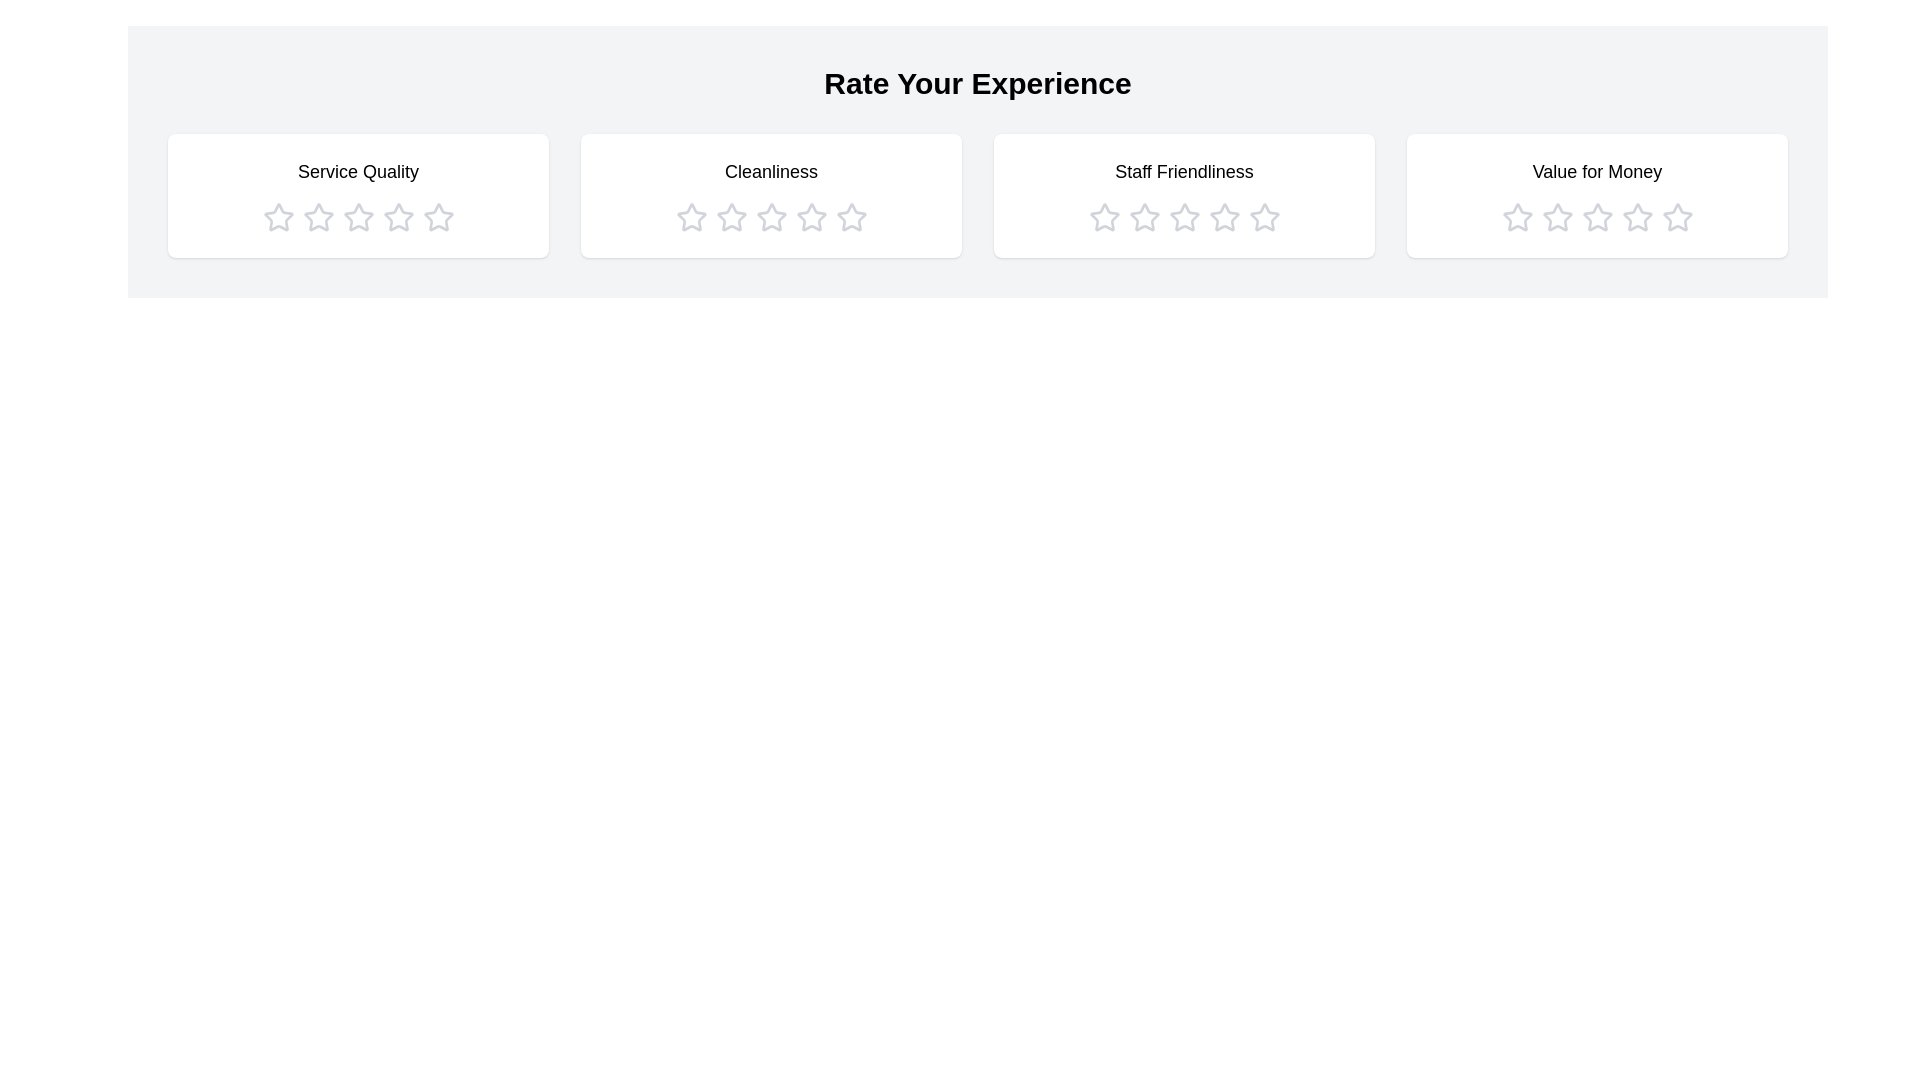 The width and height of the screenshot is (1920, 1080). What do you see at coordinates (277, 218) in the screenshot?
I see `the star icon corresponding to 1 stars in the category Service Quality` at bounding box center [277, 218].